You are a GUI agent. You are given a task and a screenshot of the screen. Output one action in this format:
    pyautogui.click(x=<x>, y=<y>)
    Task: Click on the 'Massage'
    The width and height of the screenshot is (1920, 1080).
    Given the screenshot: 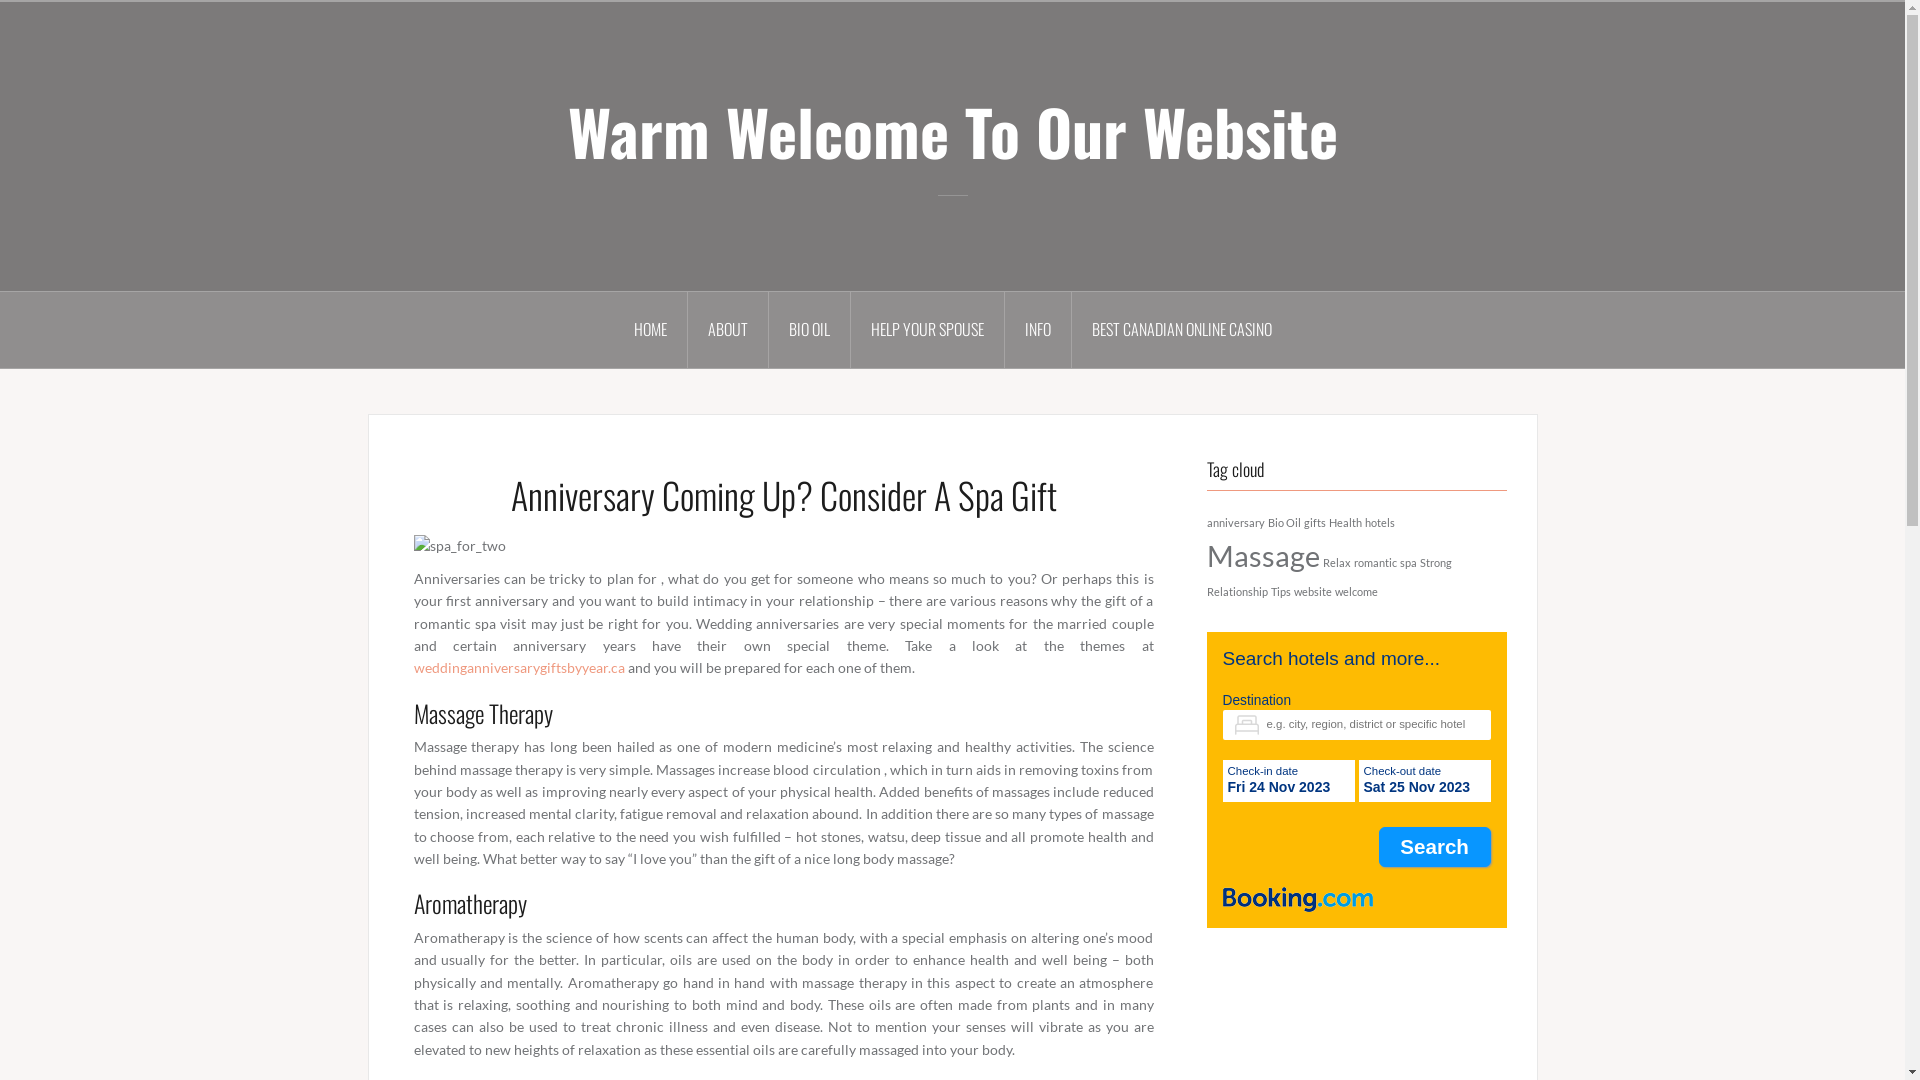 What is the action you would take?
    pyautogui.click(x=1261, y=555)
    